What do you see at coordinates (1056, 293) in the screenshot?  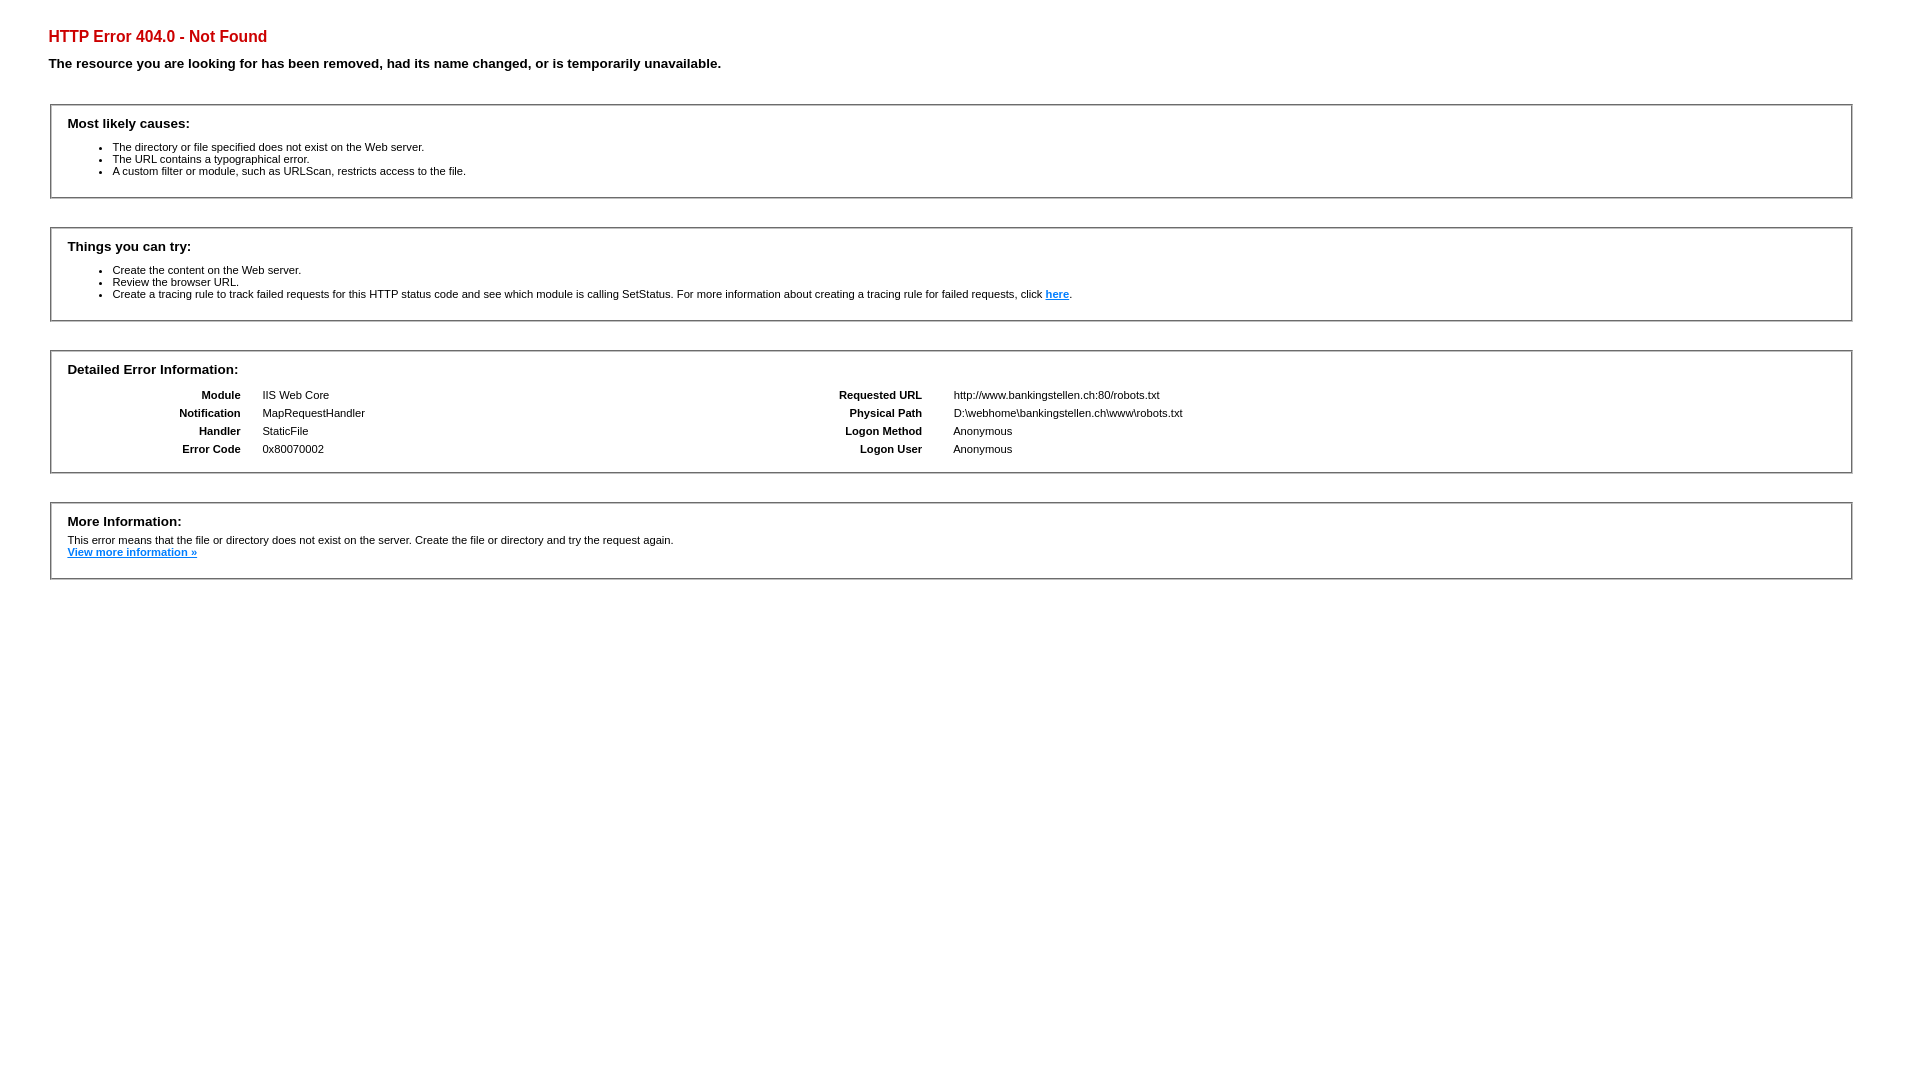 I see `'here'` at bounding box center [1056, 293].